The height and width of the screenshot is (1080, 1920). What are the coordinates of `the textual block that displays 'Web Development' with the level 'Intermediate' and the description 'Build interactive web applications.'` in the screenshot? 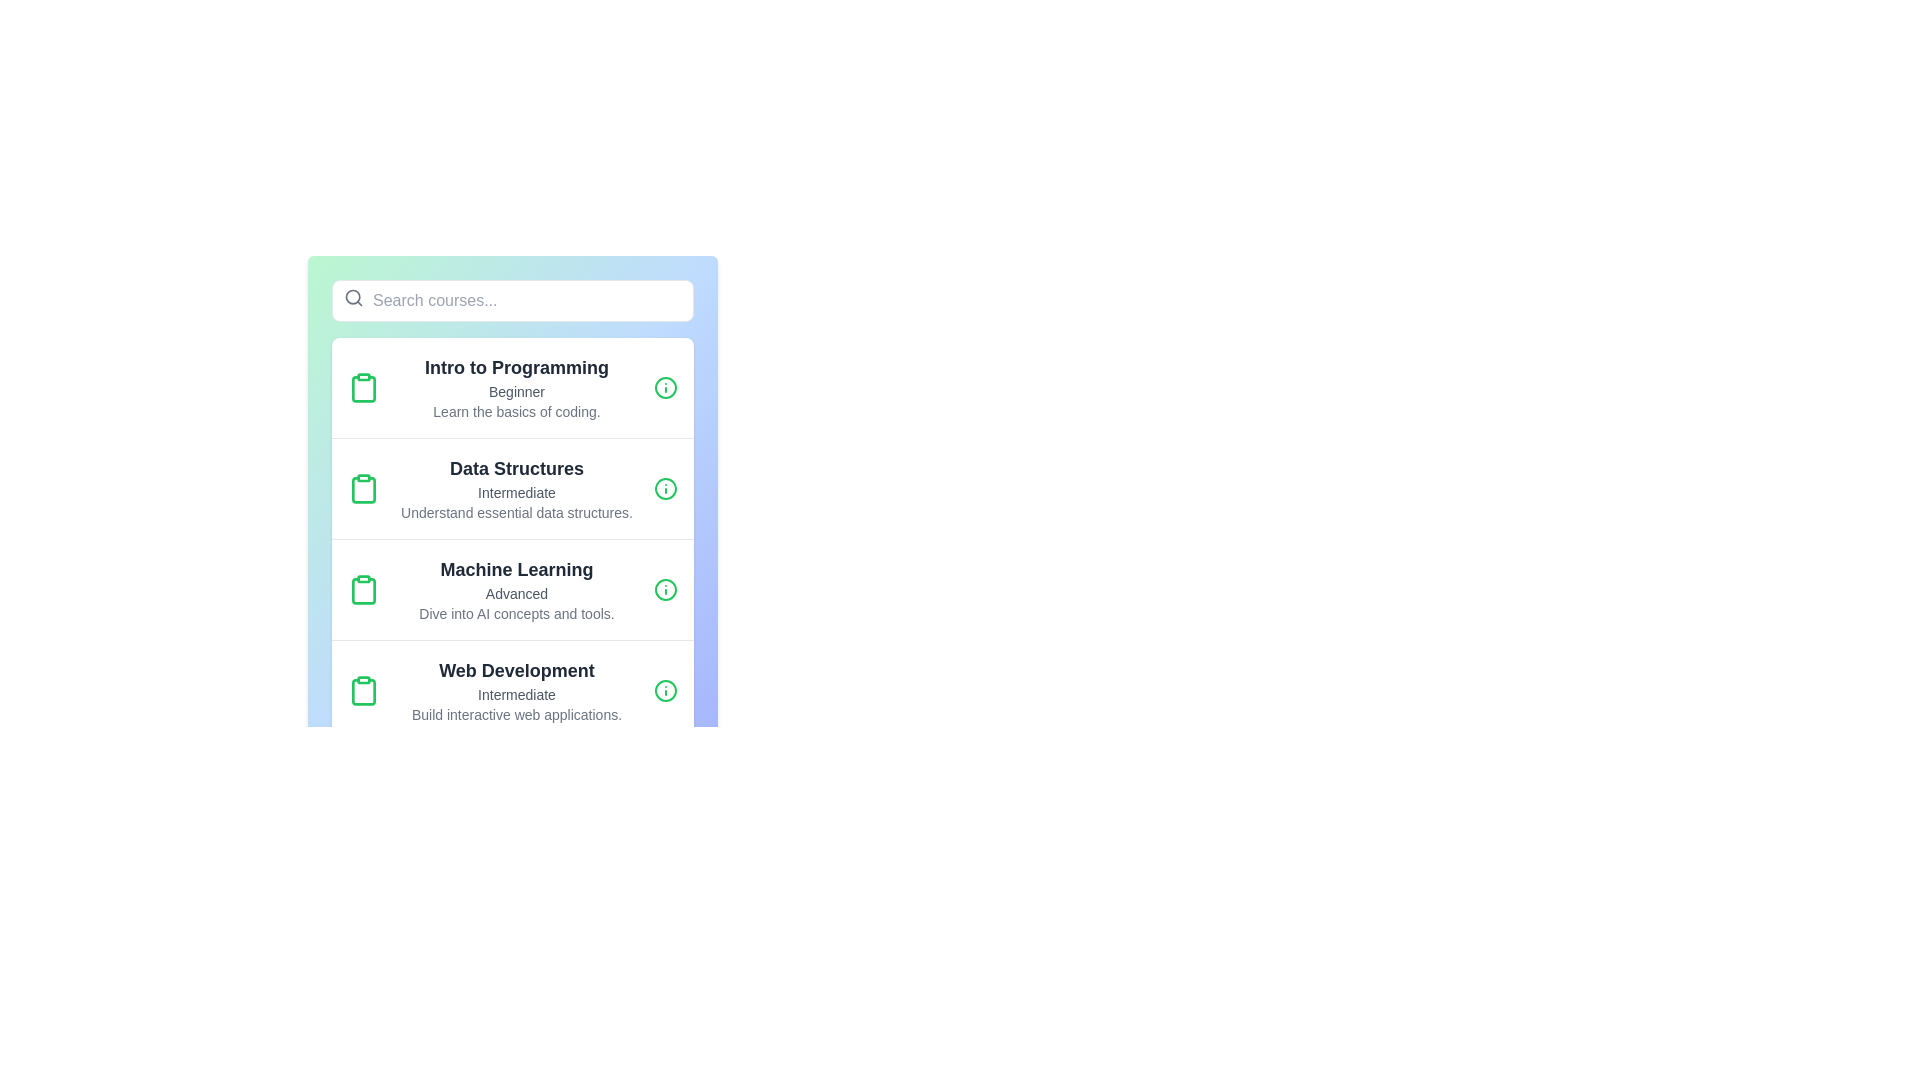 It's located at (517, 689).